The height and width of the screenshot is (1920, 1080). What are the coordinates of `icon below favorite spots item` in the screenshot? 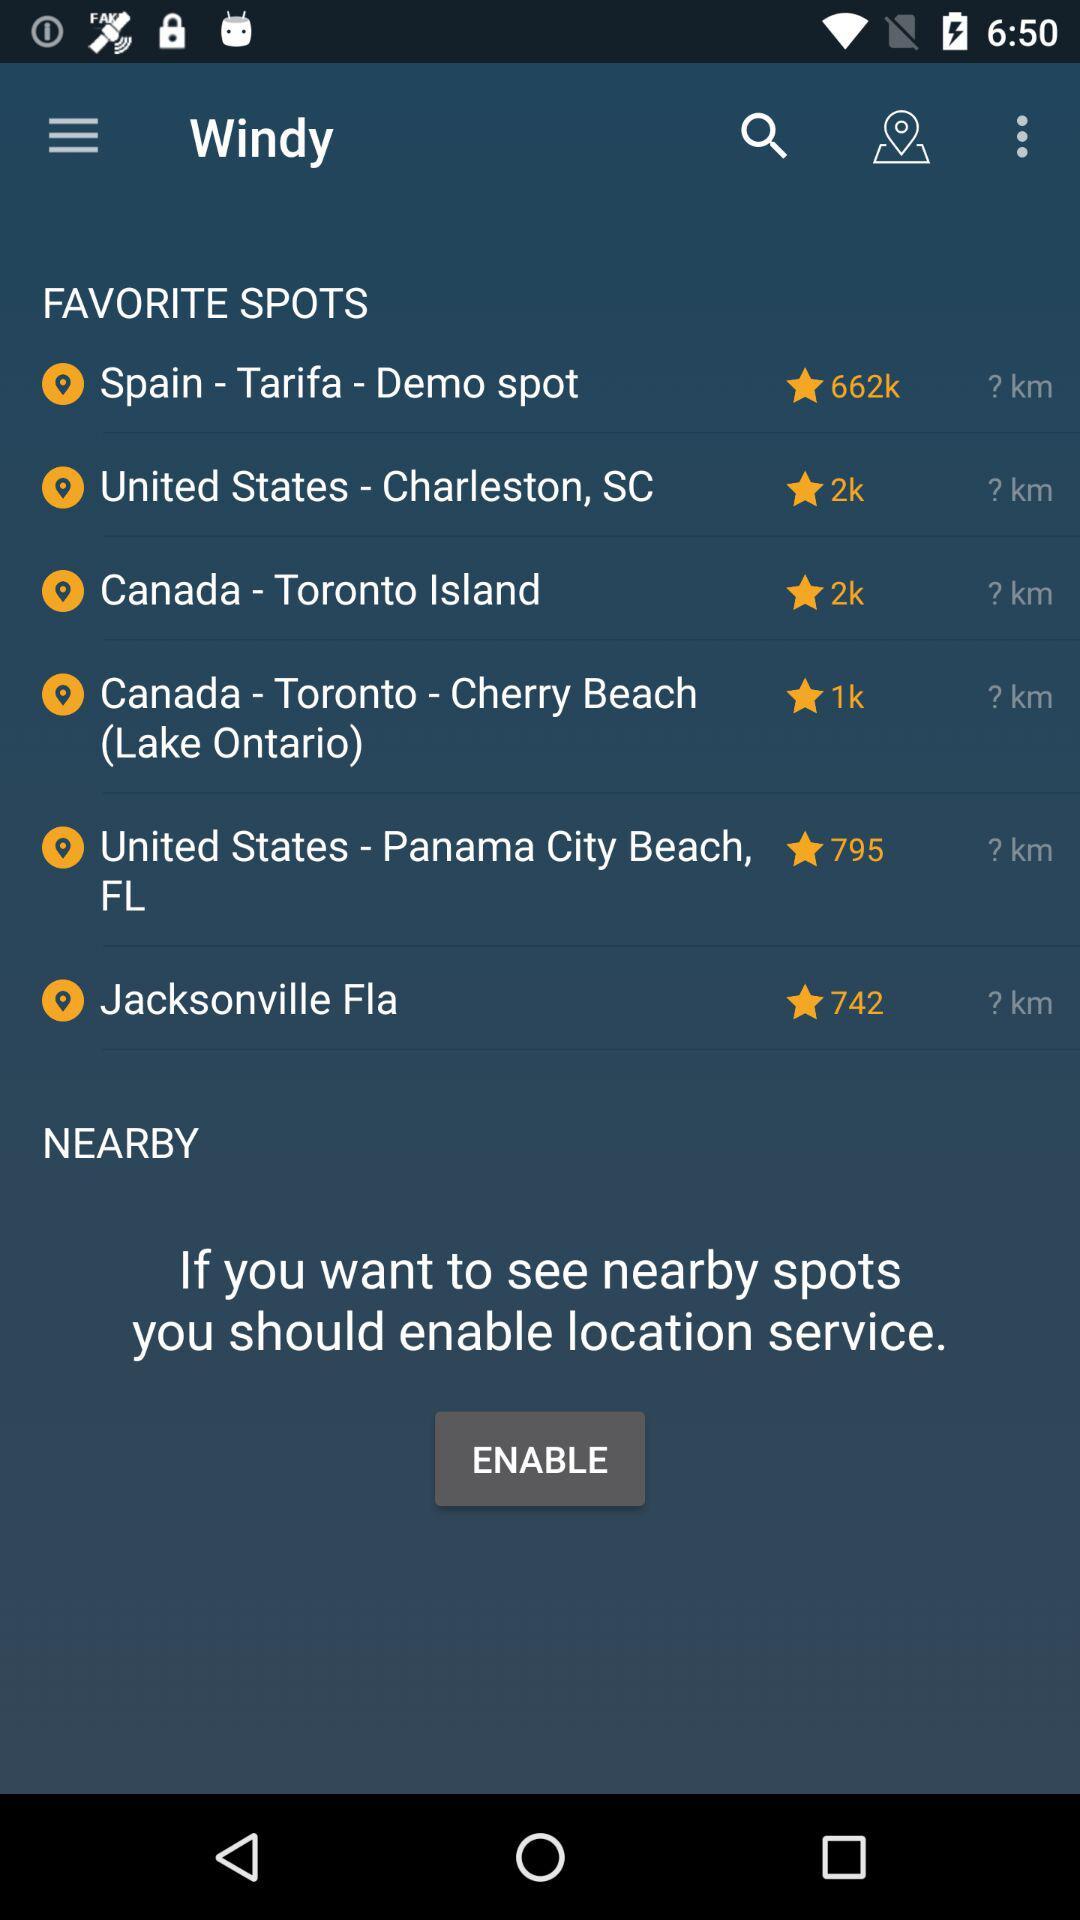 It's located at (868, 385).